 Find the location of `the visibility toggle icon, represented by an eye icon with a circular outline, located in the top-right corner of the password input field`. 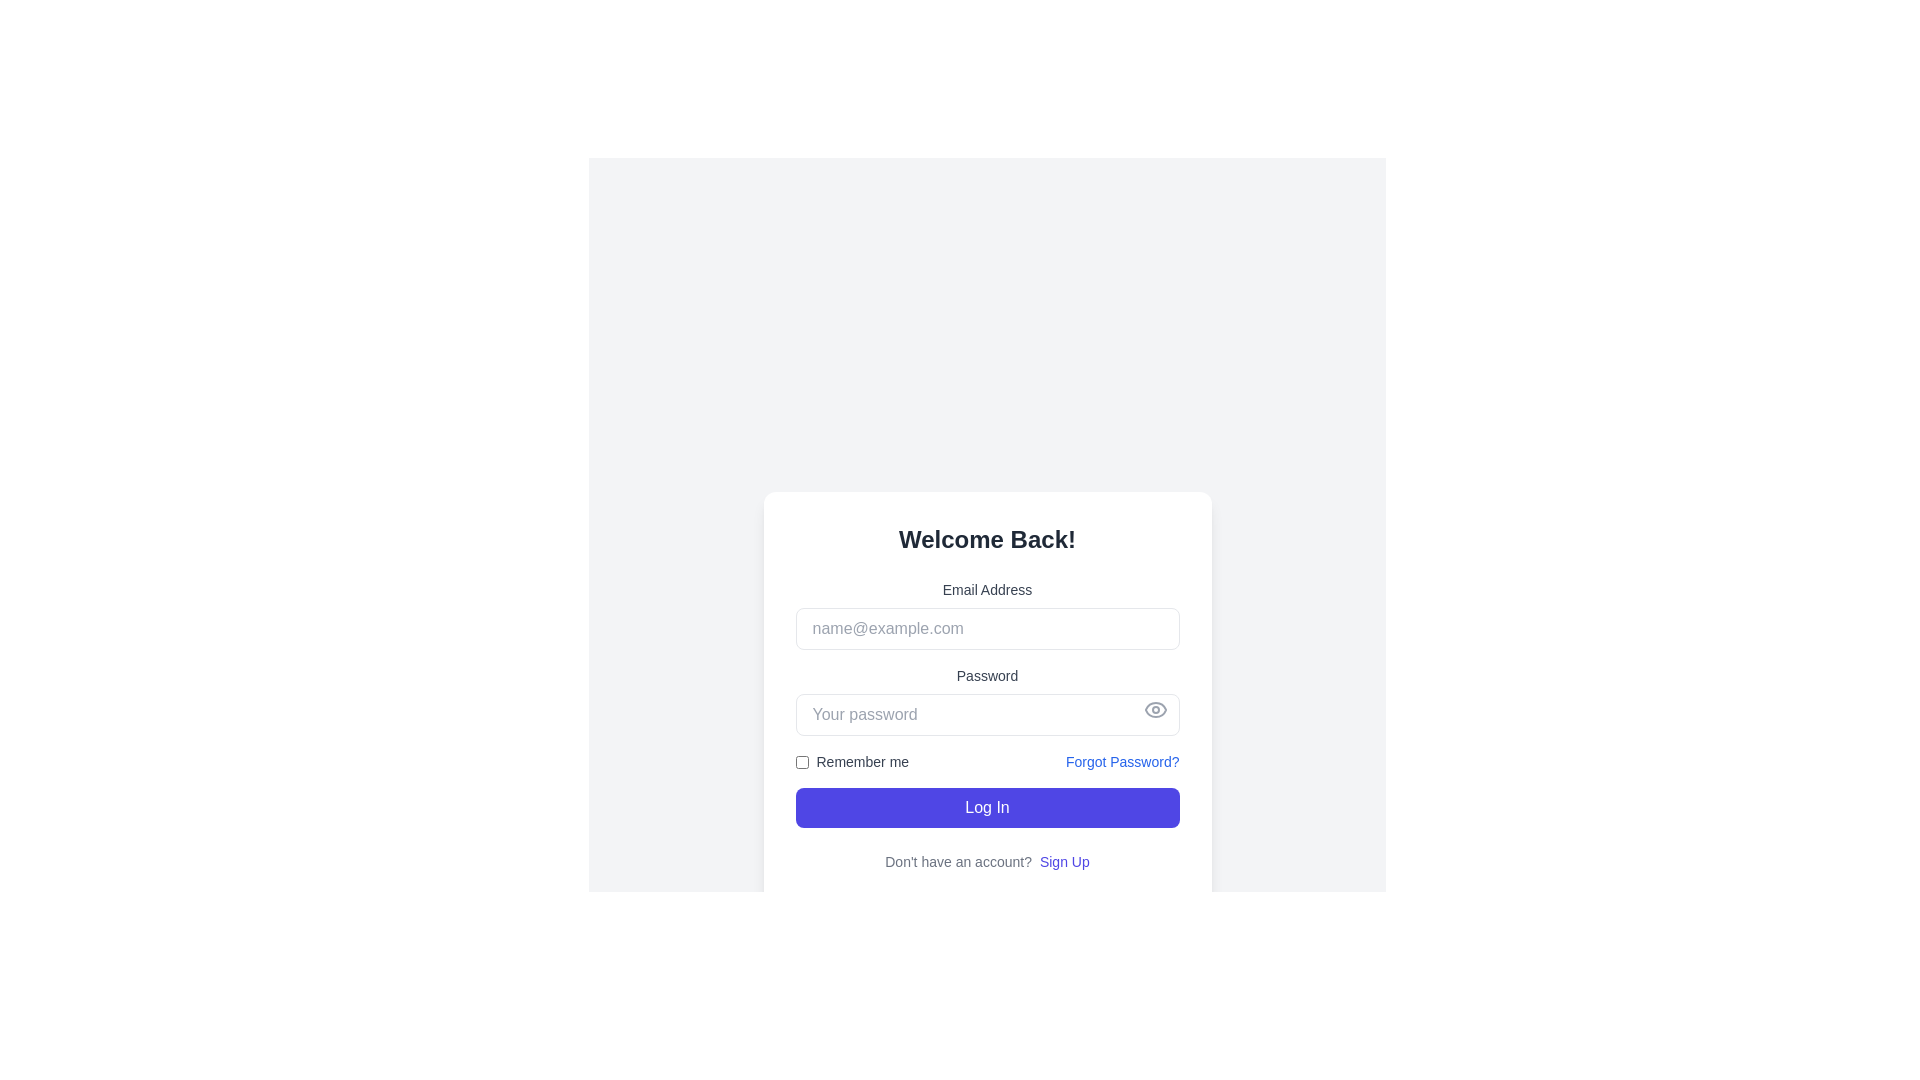

the visibility toggle icon, represented by an eye icon with a circular outline, located in the top-right corner of the password input field is located at coordinates (1155, 708).